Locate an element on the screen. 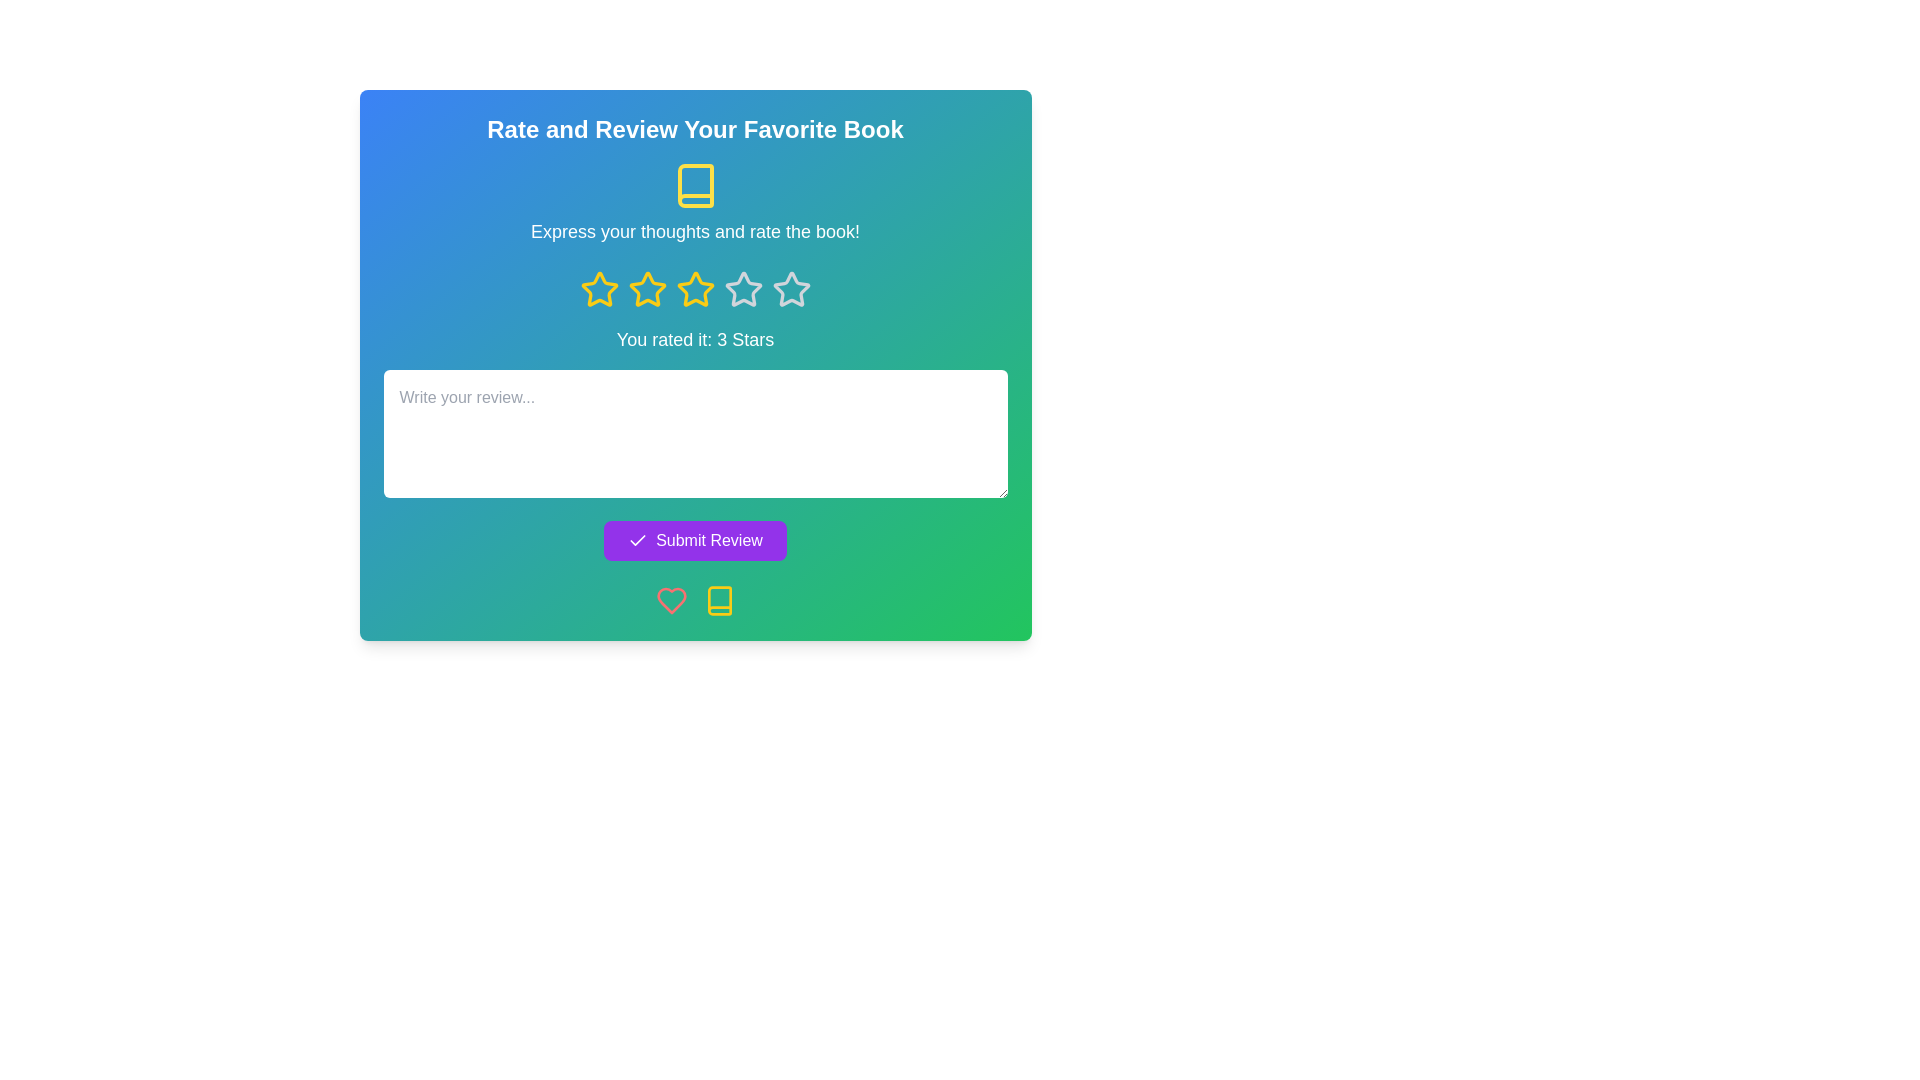 The image size is (1920, 1080). the third star rating button, which is a yellow star icon in a horizontal arrangement of five stars is located at coordinates (695, 289).